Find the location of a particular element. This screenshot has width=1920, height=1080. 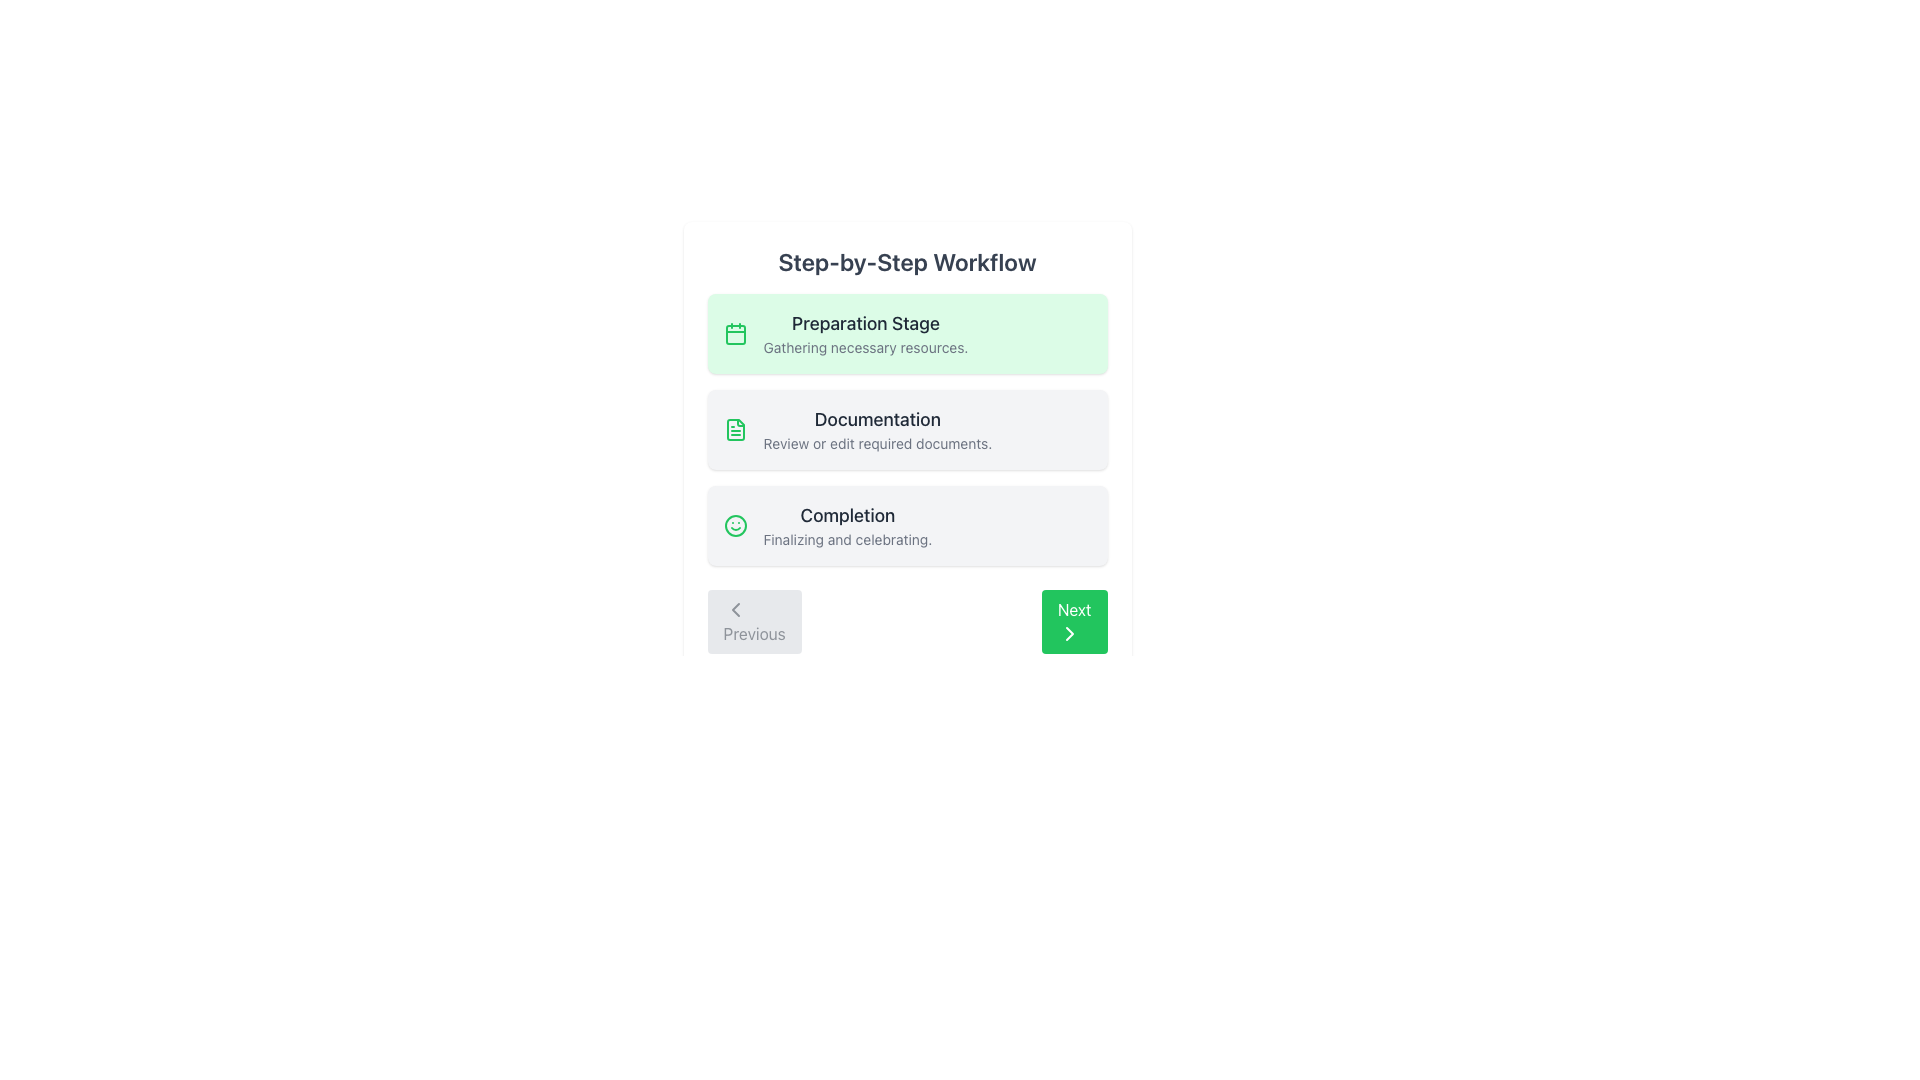

the vertical list containing three workflow steps, located under the 'Step-by-Step Workflow' header and above the 'Previous' and 'Next' buttons is located at coordinates (906, 428).